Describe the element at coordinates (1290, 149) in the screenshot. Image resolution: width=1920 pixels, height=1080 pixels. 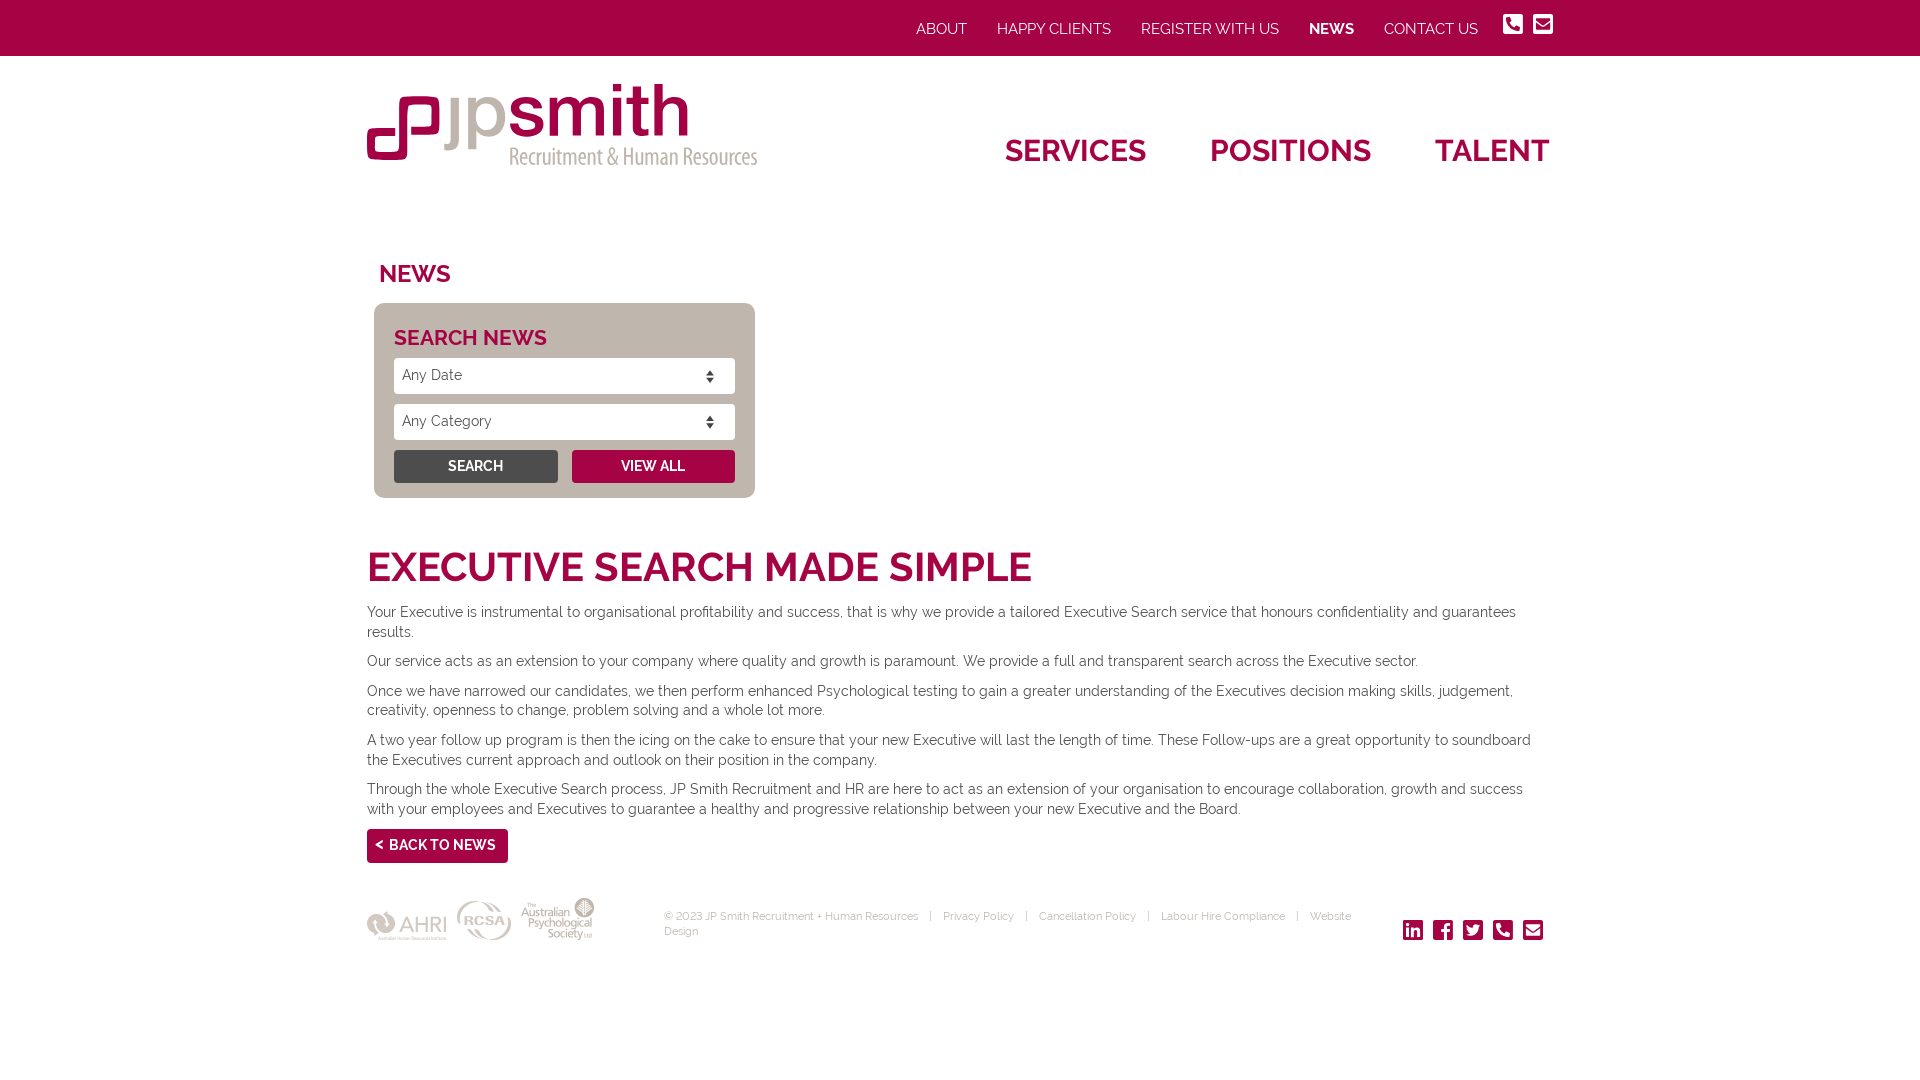
I see `'POSITIONS'` at that location.